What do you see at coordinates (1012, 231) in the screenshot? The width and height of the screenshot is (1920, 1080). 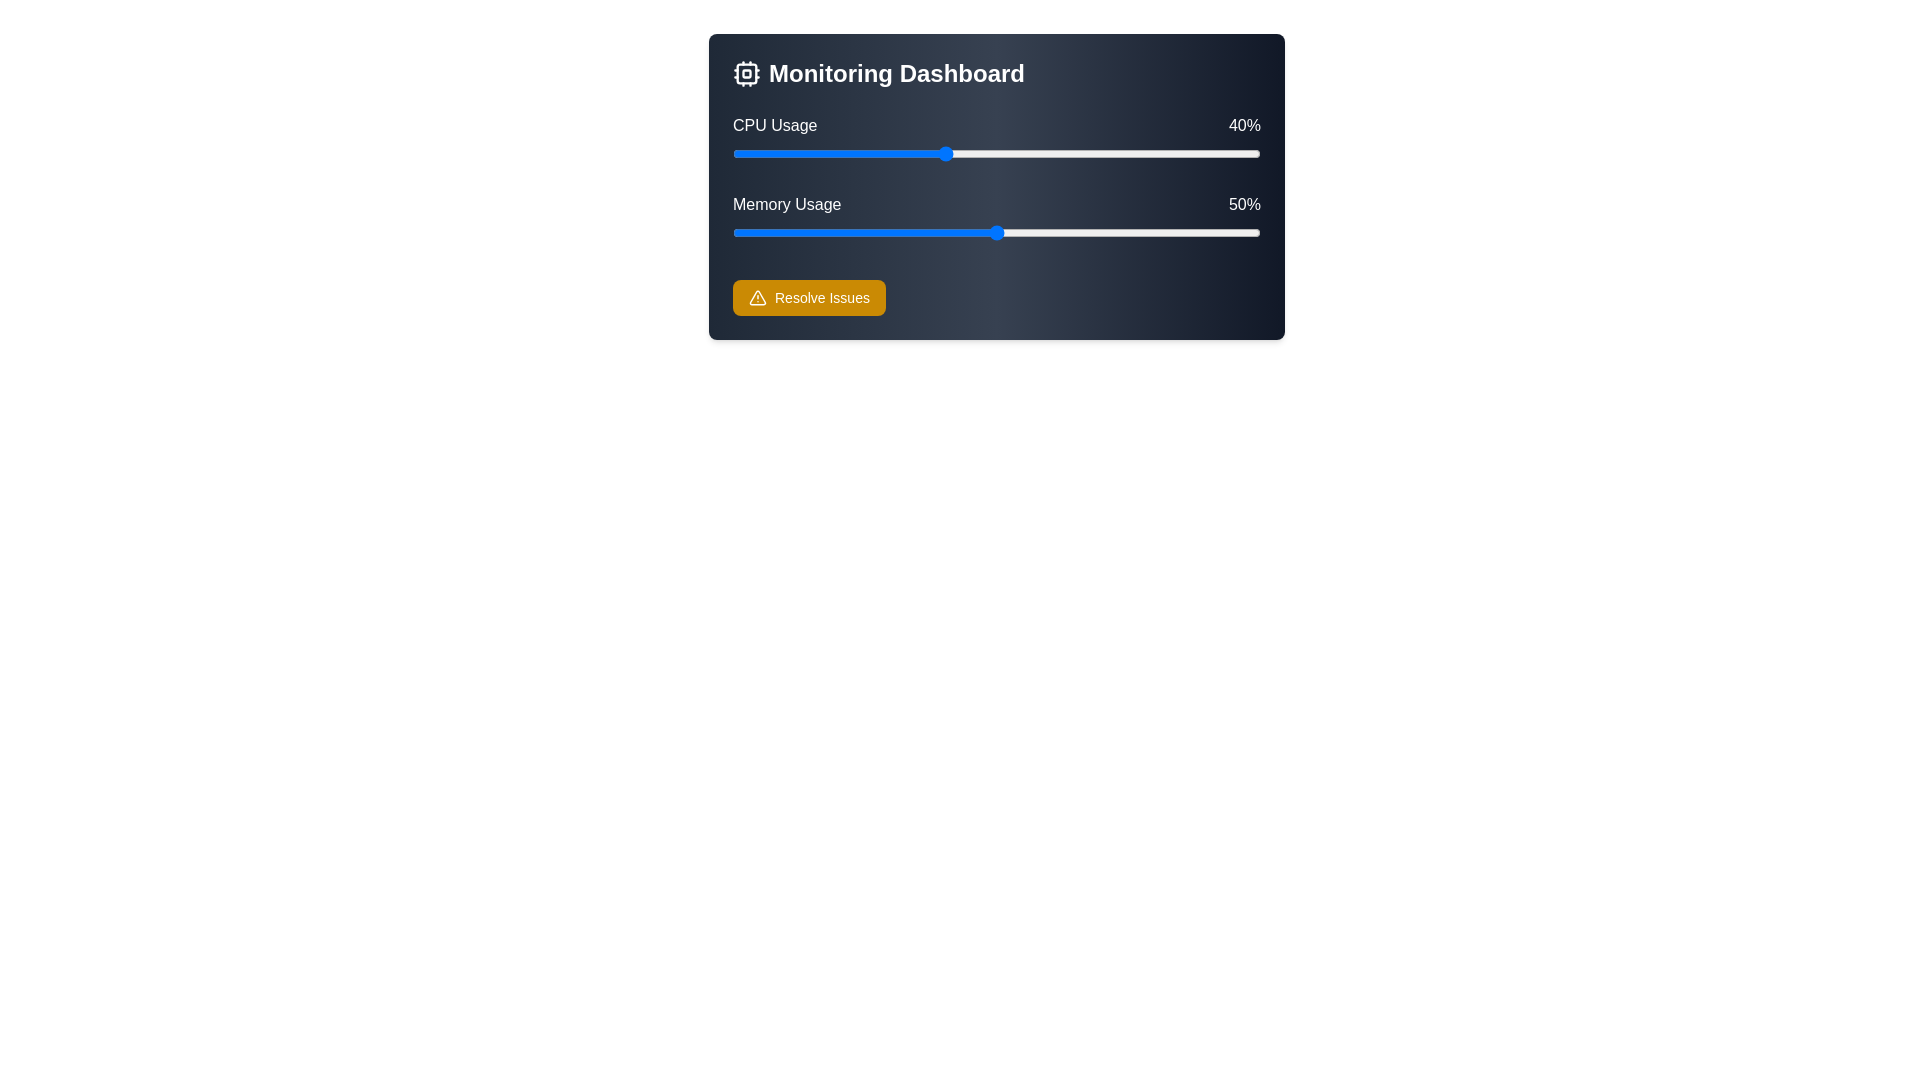 I see `Memory Usage` at bounding box center [1012, 231].